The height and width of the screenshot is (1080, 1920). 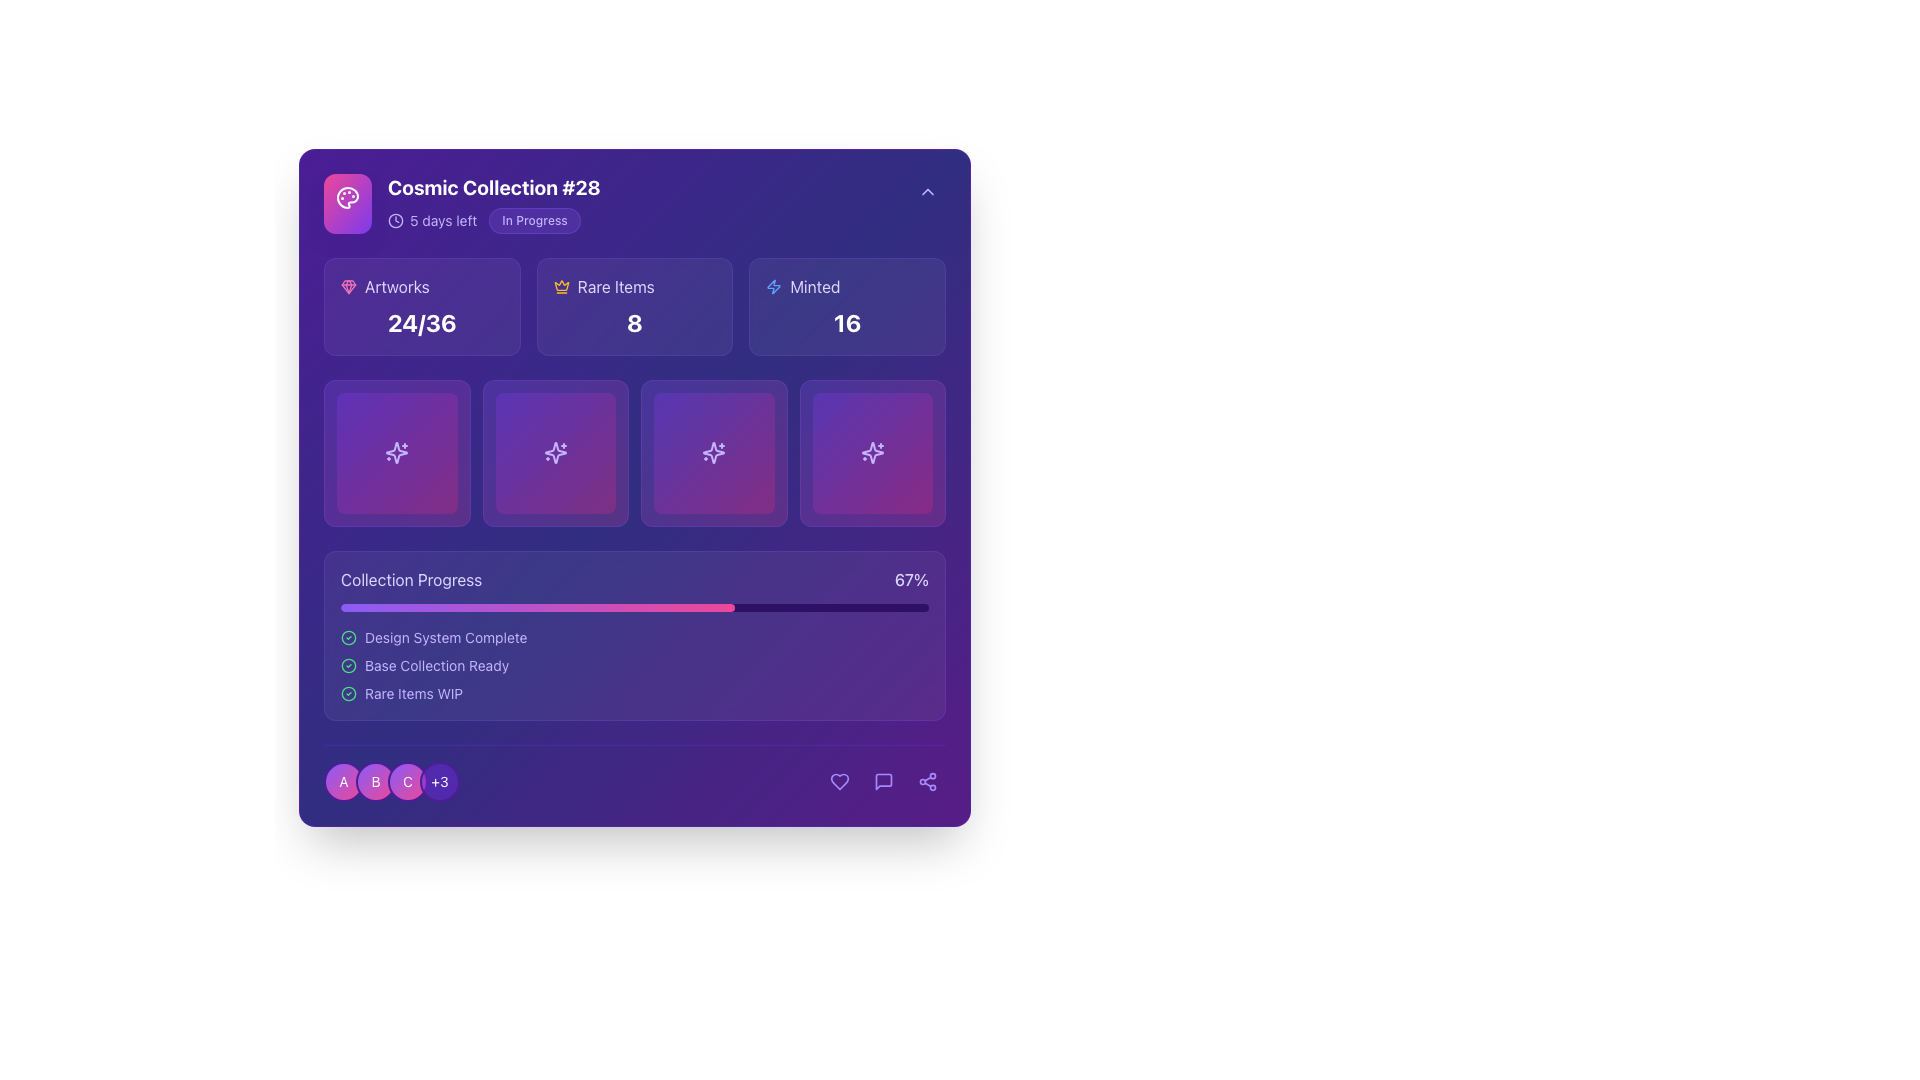 What do you see at coordinates (714, 453) in the screenshot?
I see `the star icon located in the middle section of the user interface, which is the third icon in the second row of rectangular containers, to interact with it` at bounding box center [714, 453].